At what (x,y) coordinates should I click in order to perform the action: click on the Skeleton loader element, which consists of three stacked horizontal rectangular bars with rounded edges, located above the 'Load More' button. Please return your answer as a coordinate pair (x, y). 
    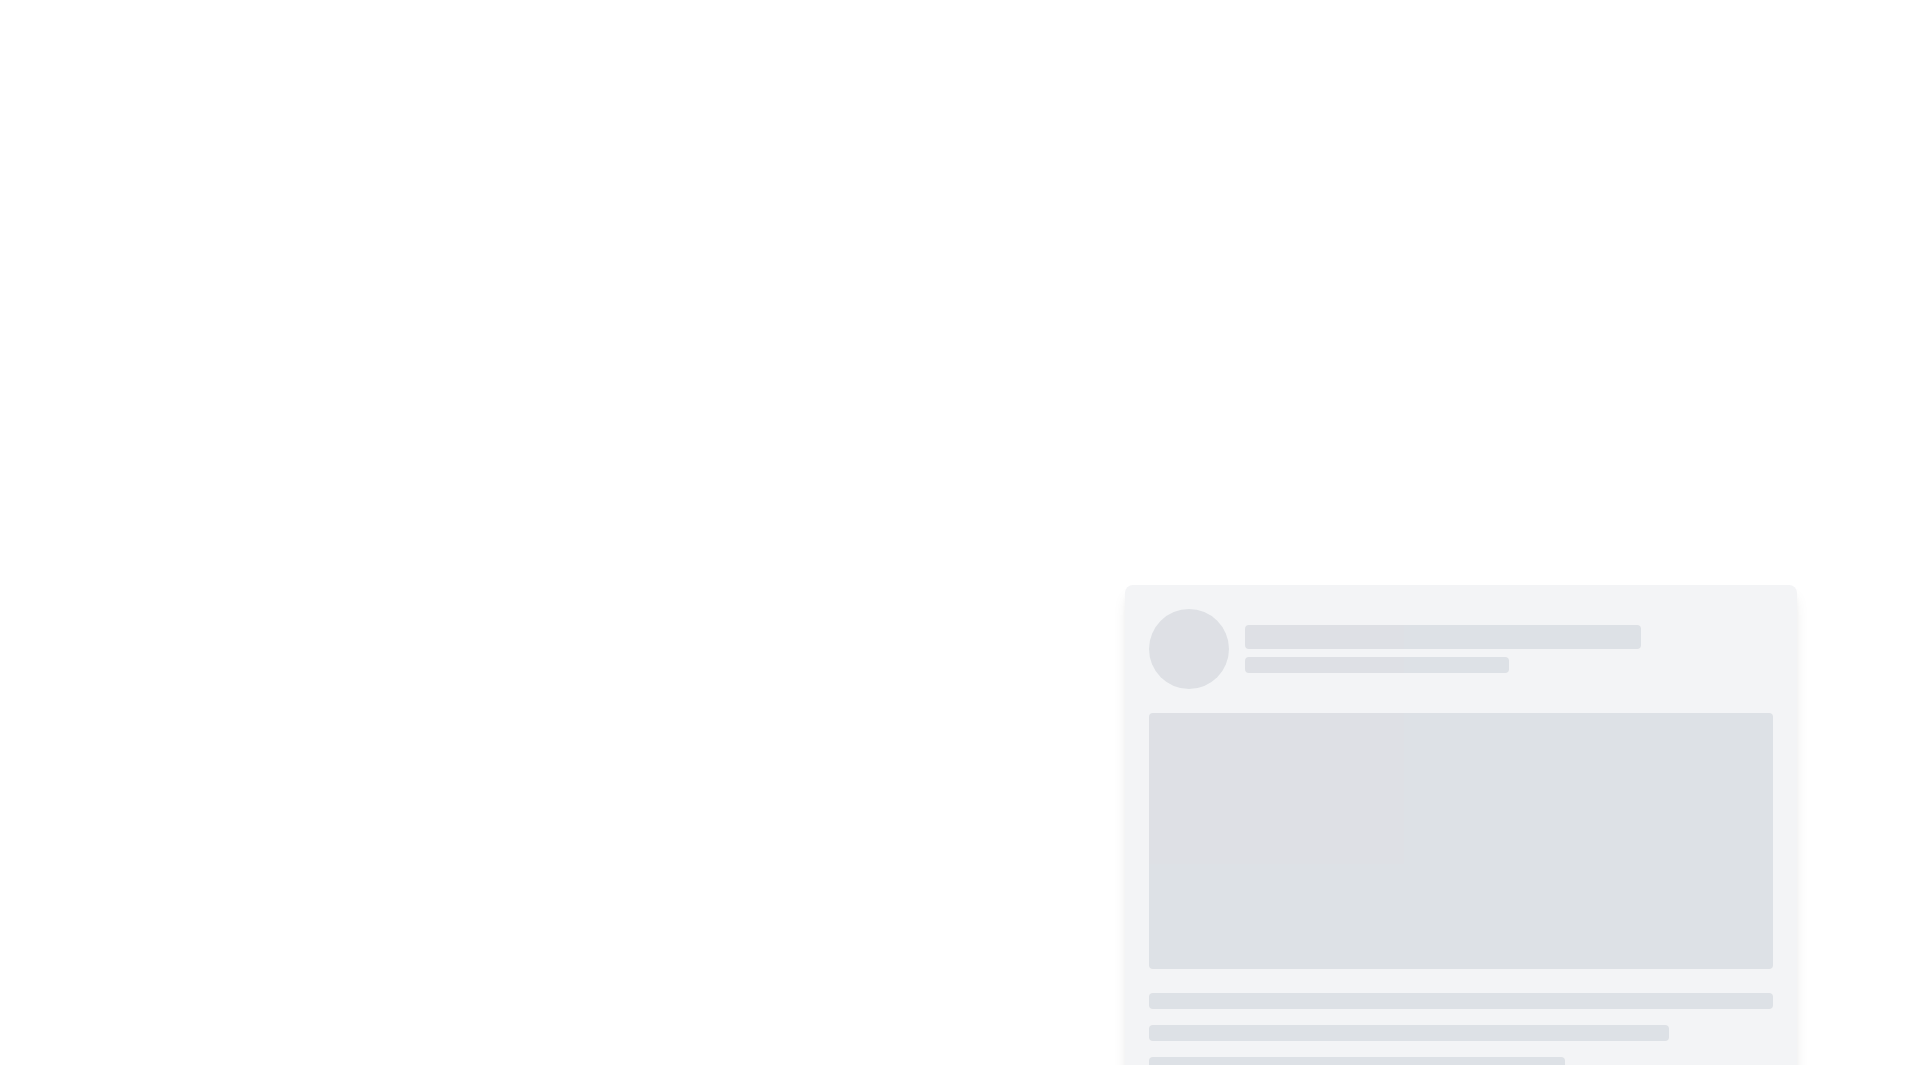
    Looking at the image, I should click on (1460, 1033).